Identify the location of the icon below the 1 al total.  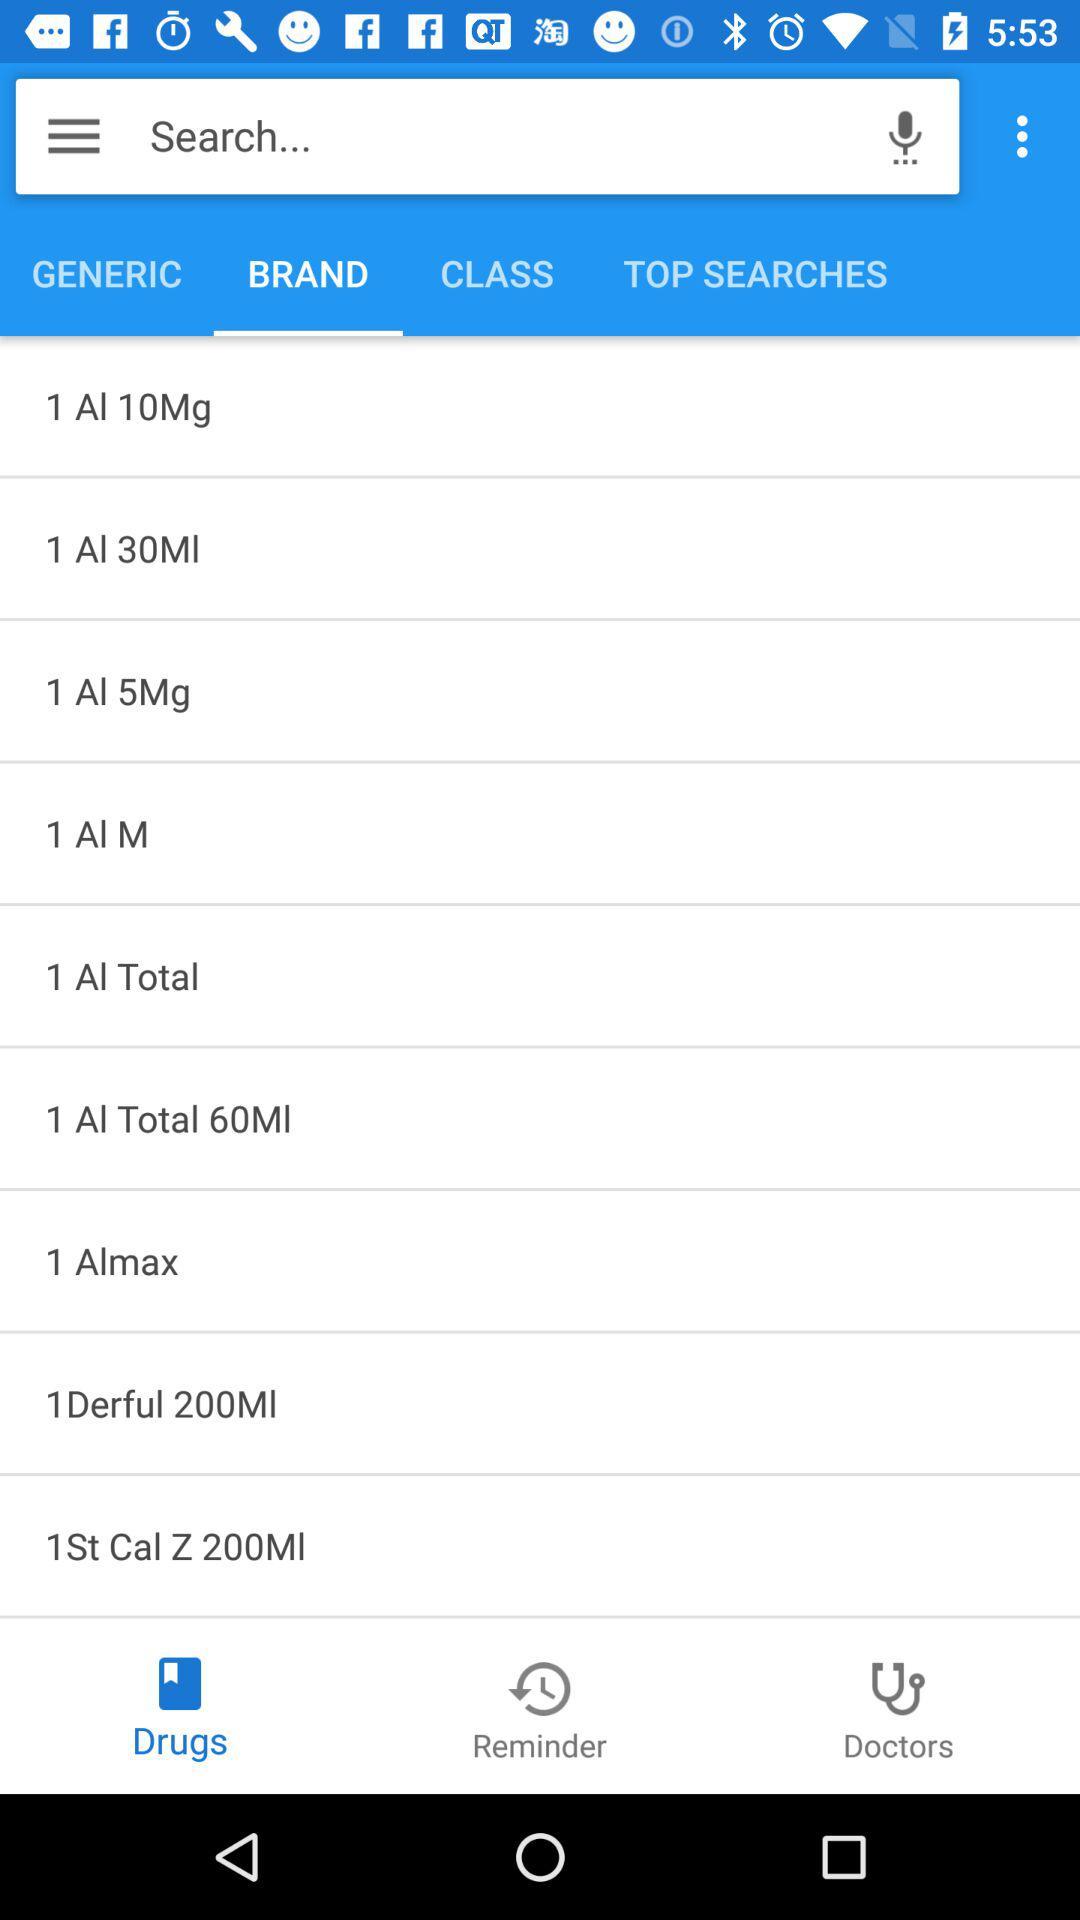
(540, 1259).